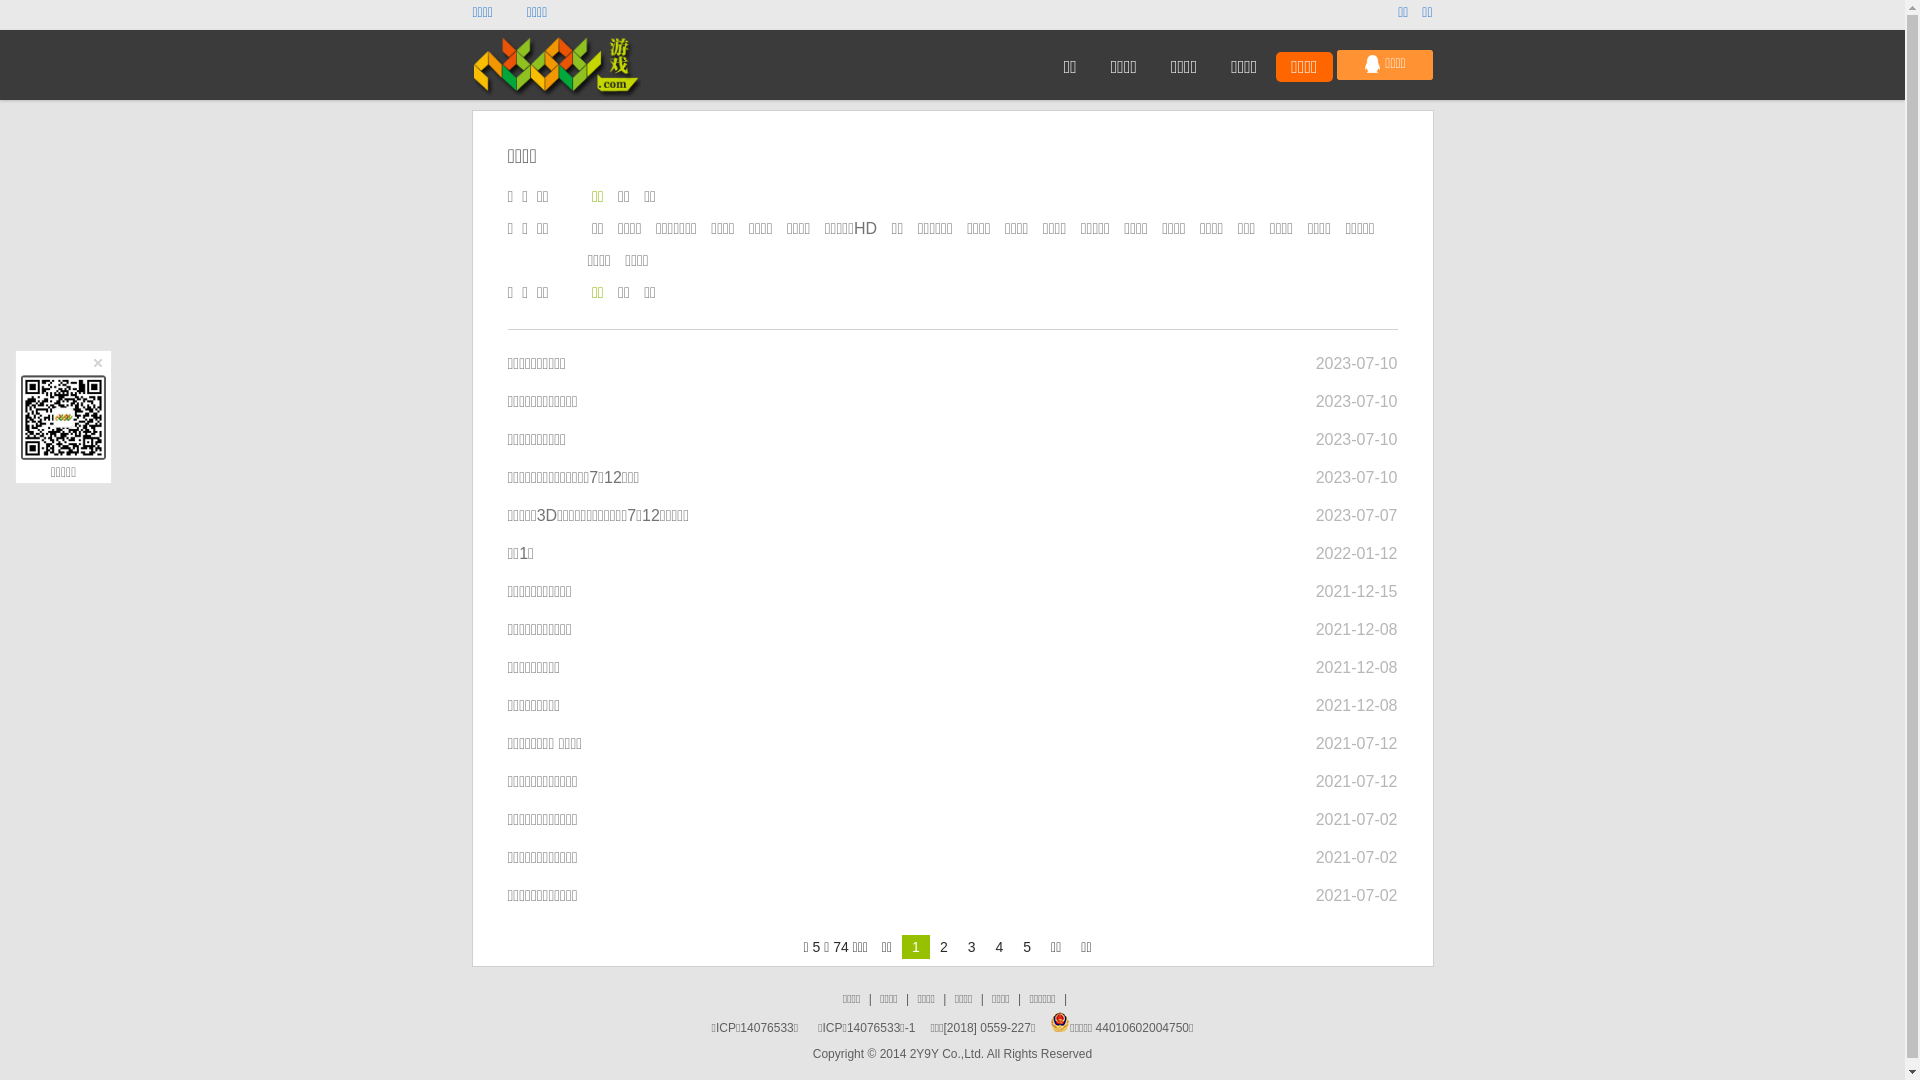  Describe the element at coordinates (1027, 946) in the screenshot. I see `'5'` at that location.